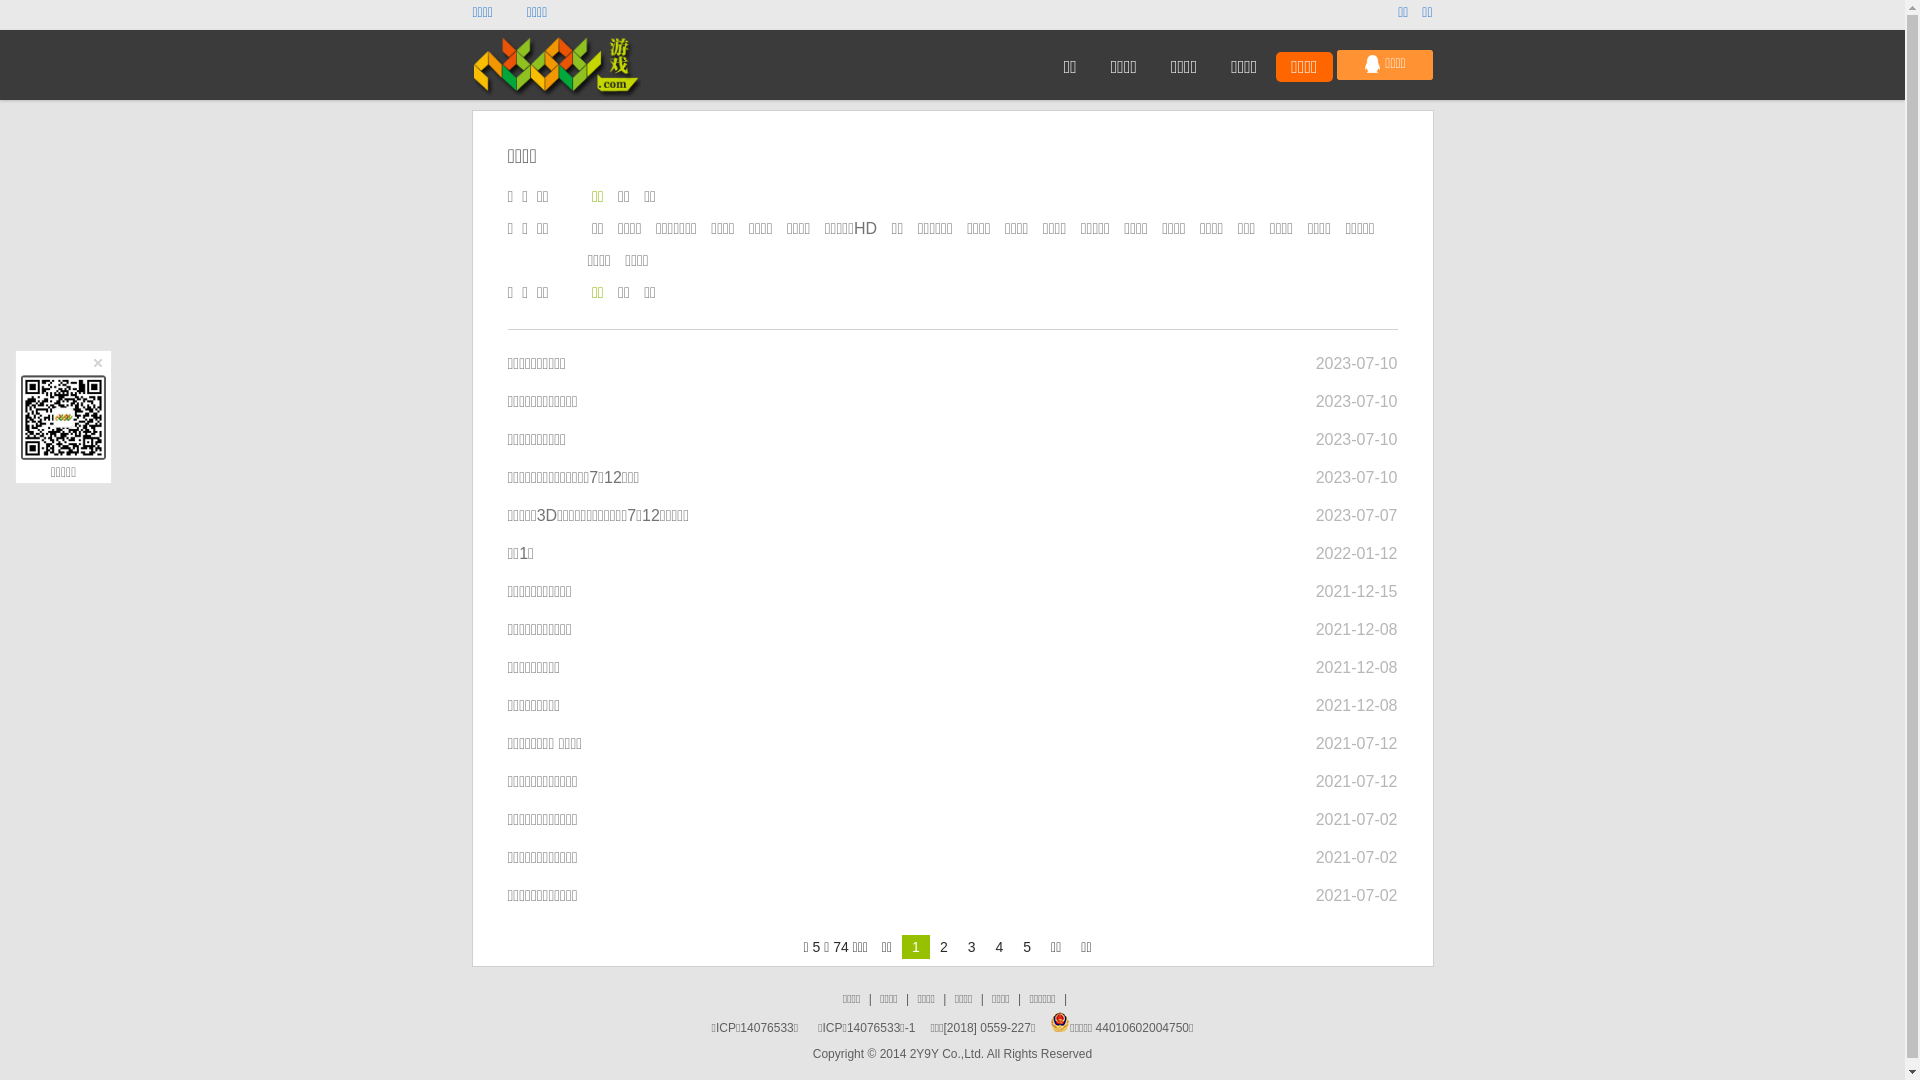  Describe the element at coordinates (1027, 946) in the screenshot. I see `'5'` at that location.